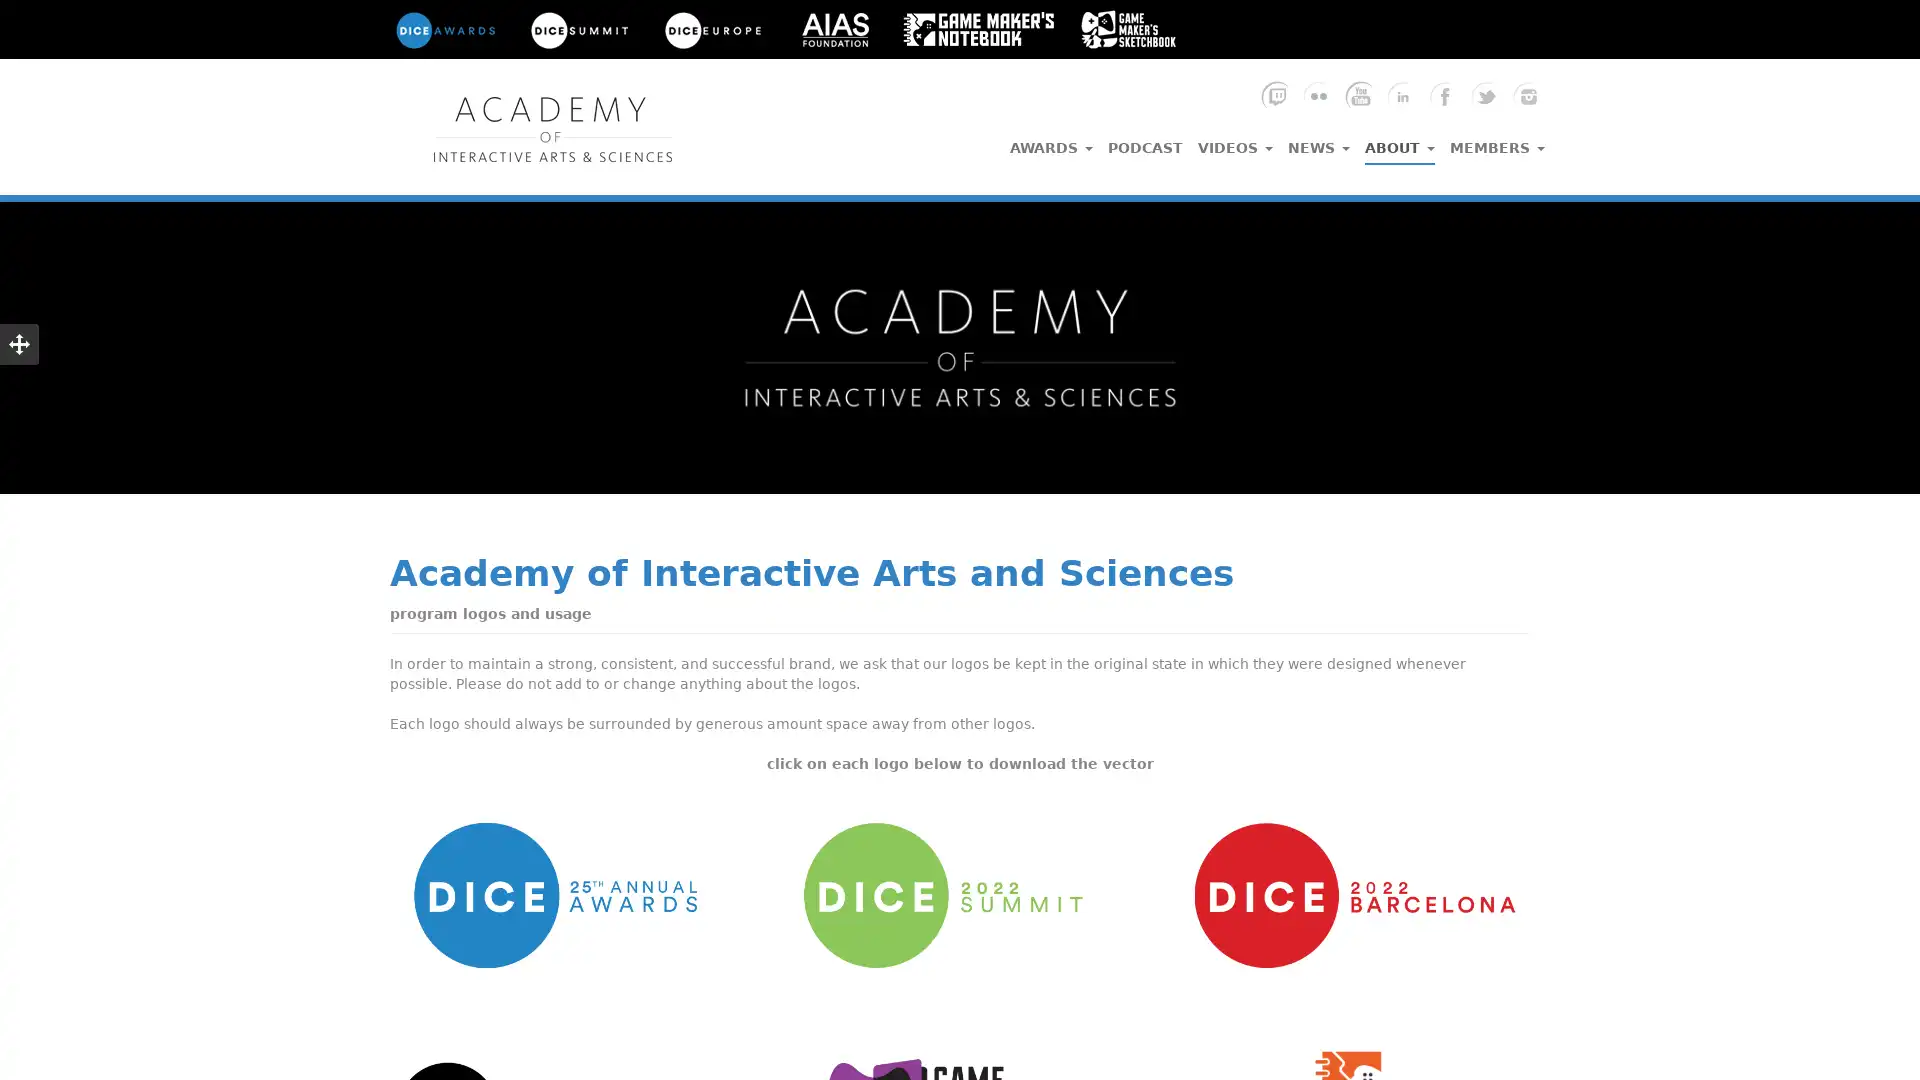 The image size is (1920, 1080). What do you see at coordinates (1050, 141) in the screenshot?
I see `AWARDS` at bounding box center [1050, 141].